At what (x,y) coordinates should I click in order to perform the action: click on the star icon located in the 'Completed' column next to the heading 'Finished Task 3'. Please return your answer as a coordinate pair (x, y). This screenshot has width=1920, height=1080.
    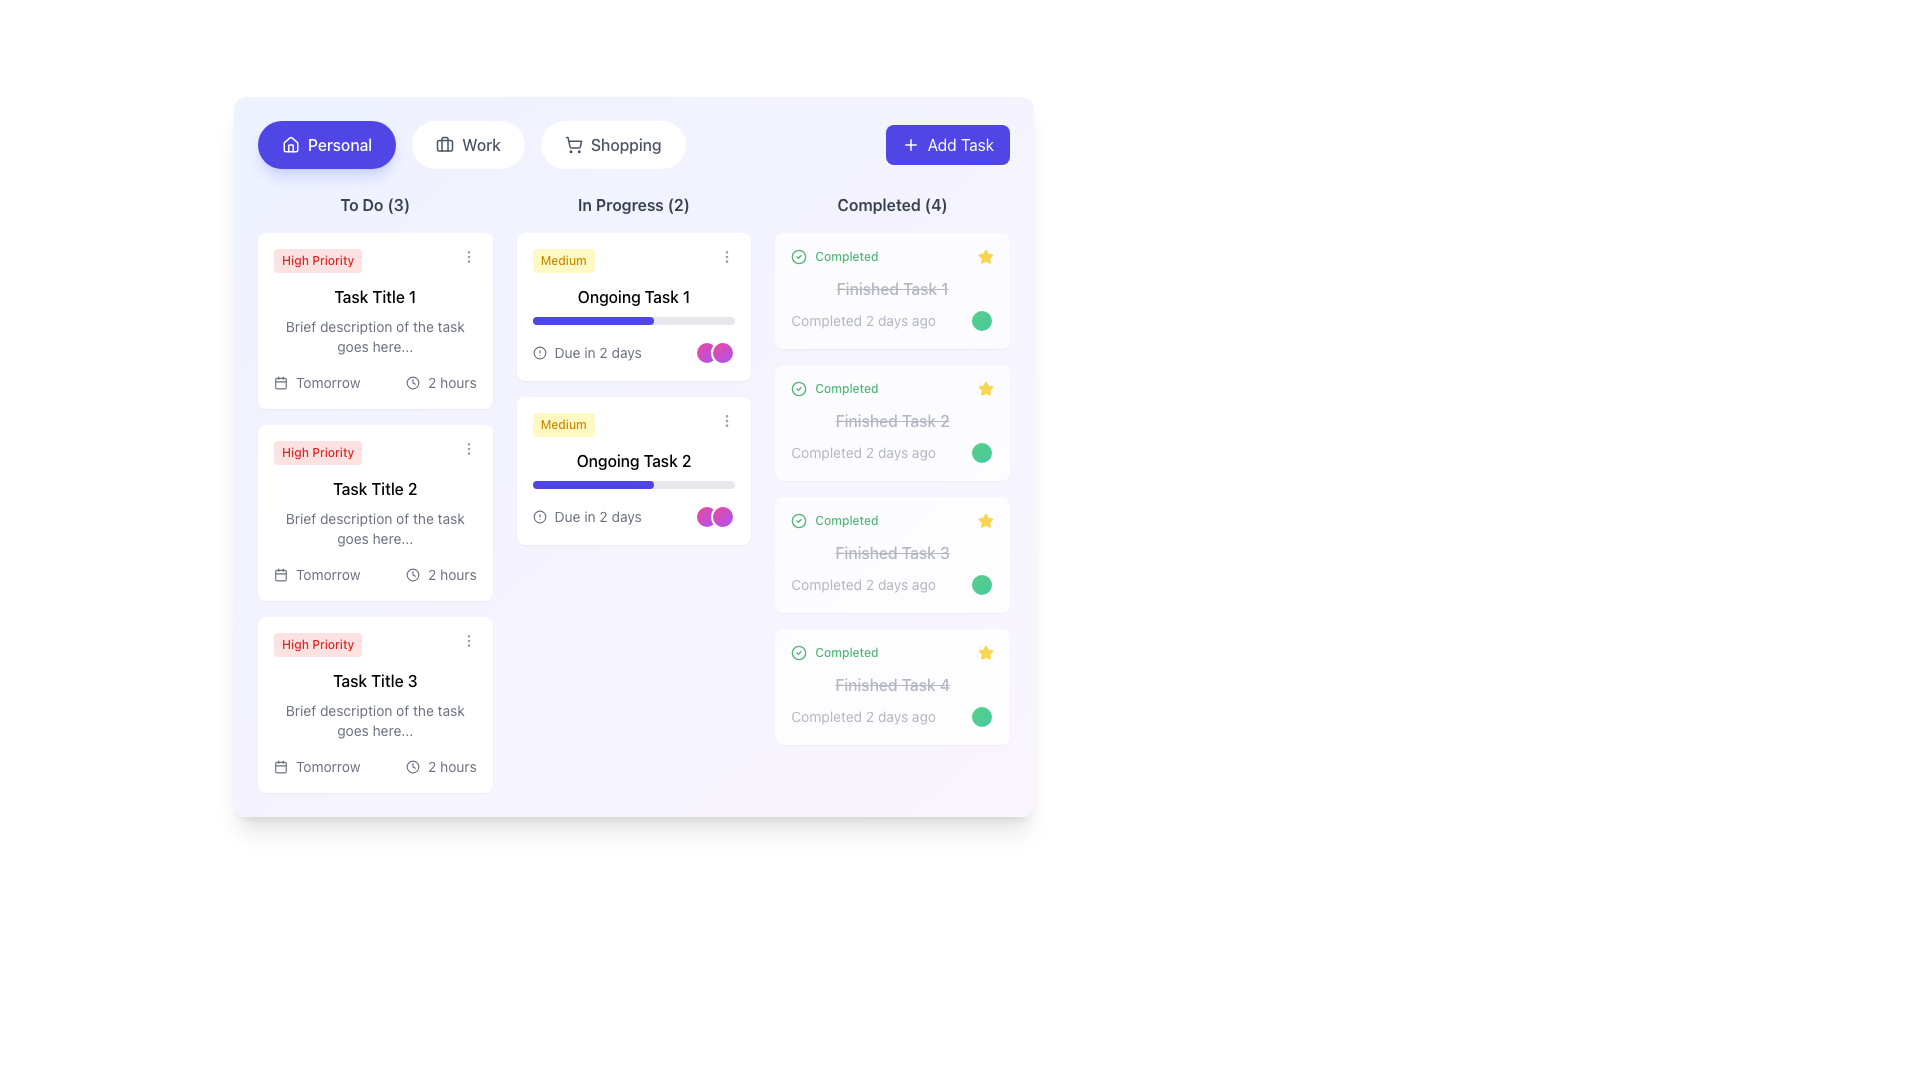
    Looking at the image, I should click on (985, 519).